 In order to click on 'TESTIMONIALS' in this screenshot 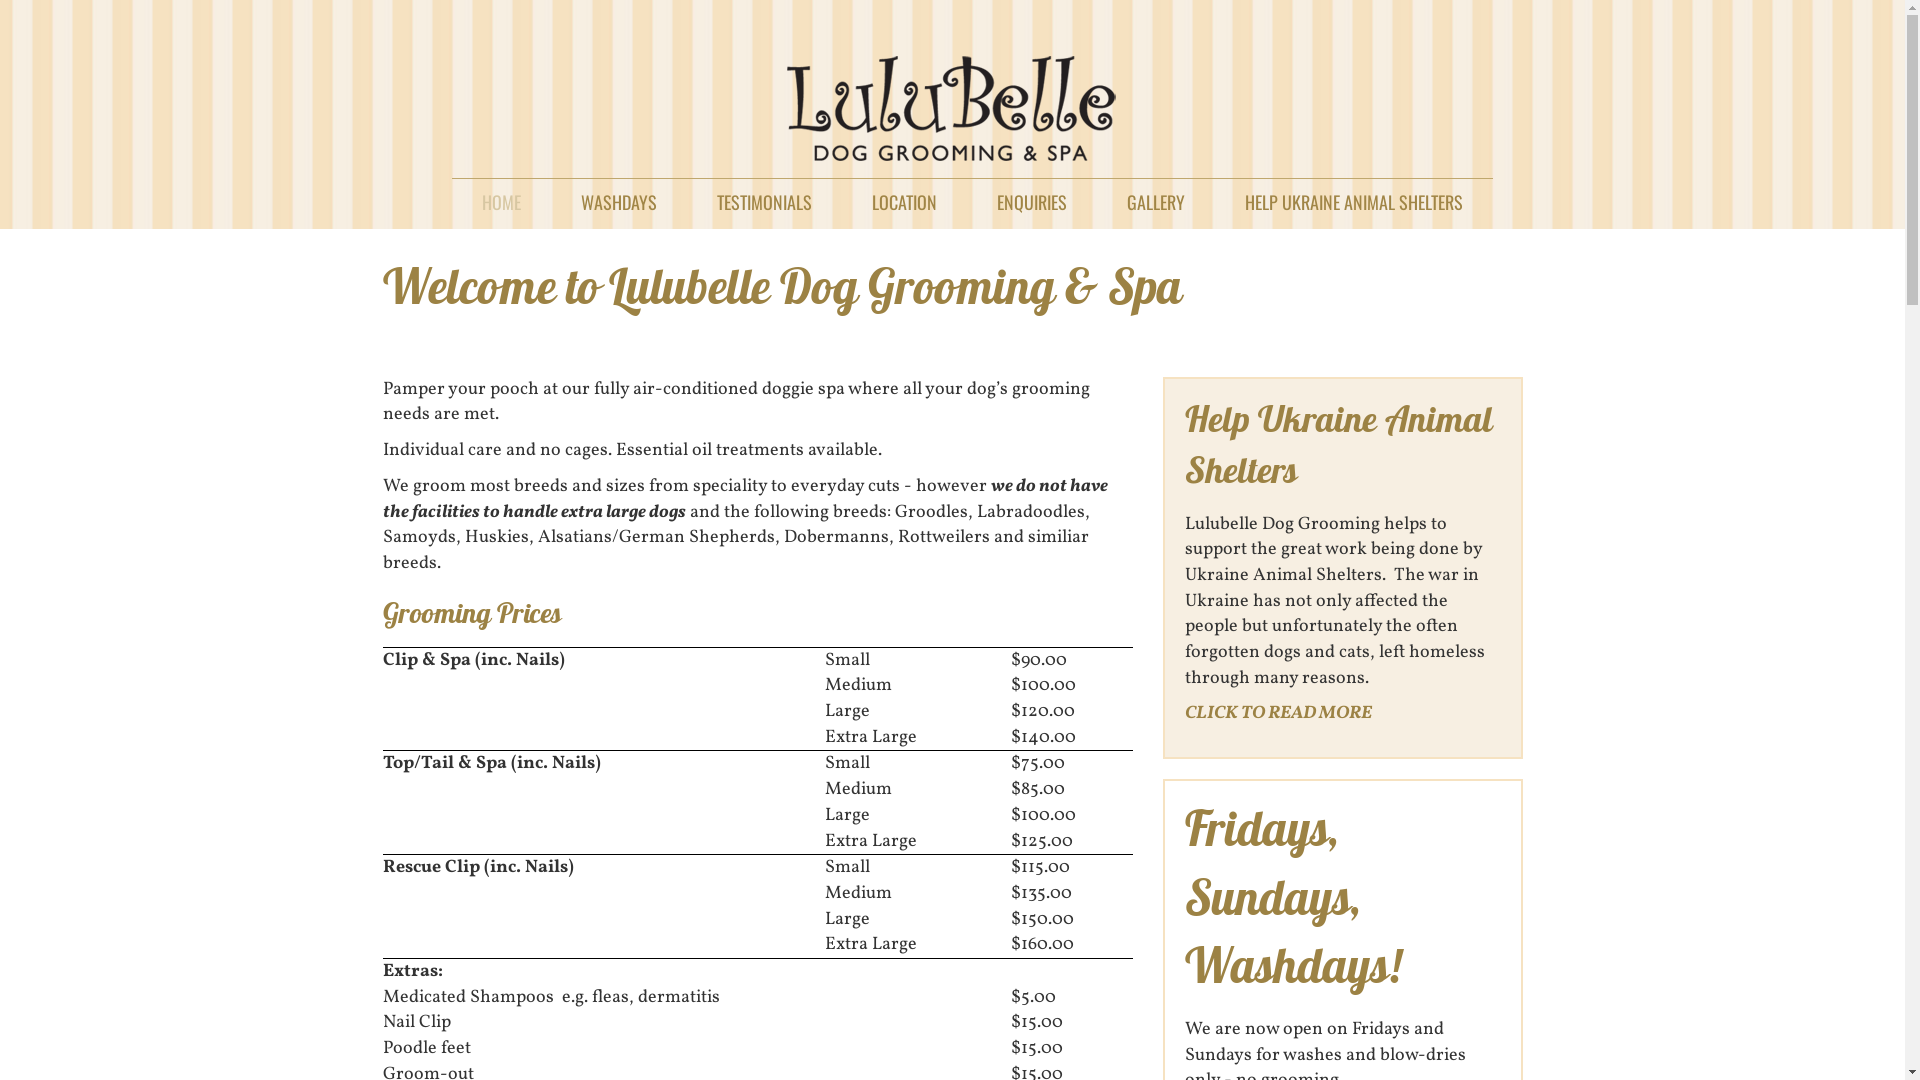, I will do `click(763, 196)`.